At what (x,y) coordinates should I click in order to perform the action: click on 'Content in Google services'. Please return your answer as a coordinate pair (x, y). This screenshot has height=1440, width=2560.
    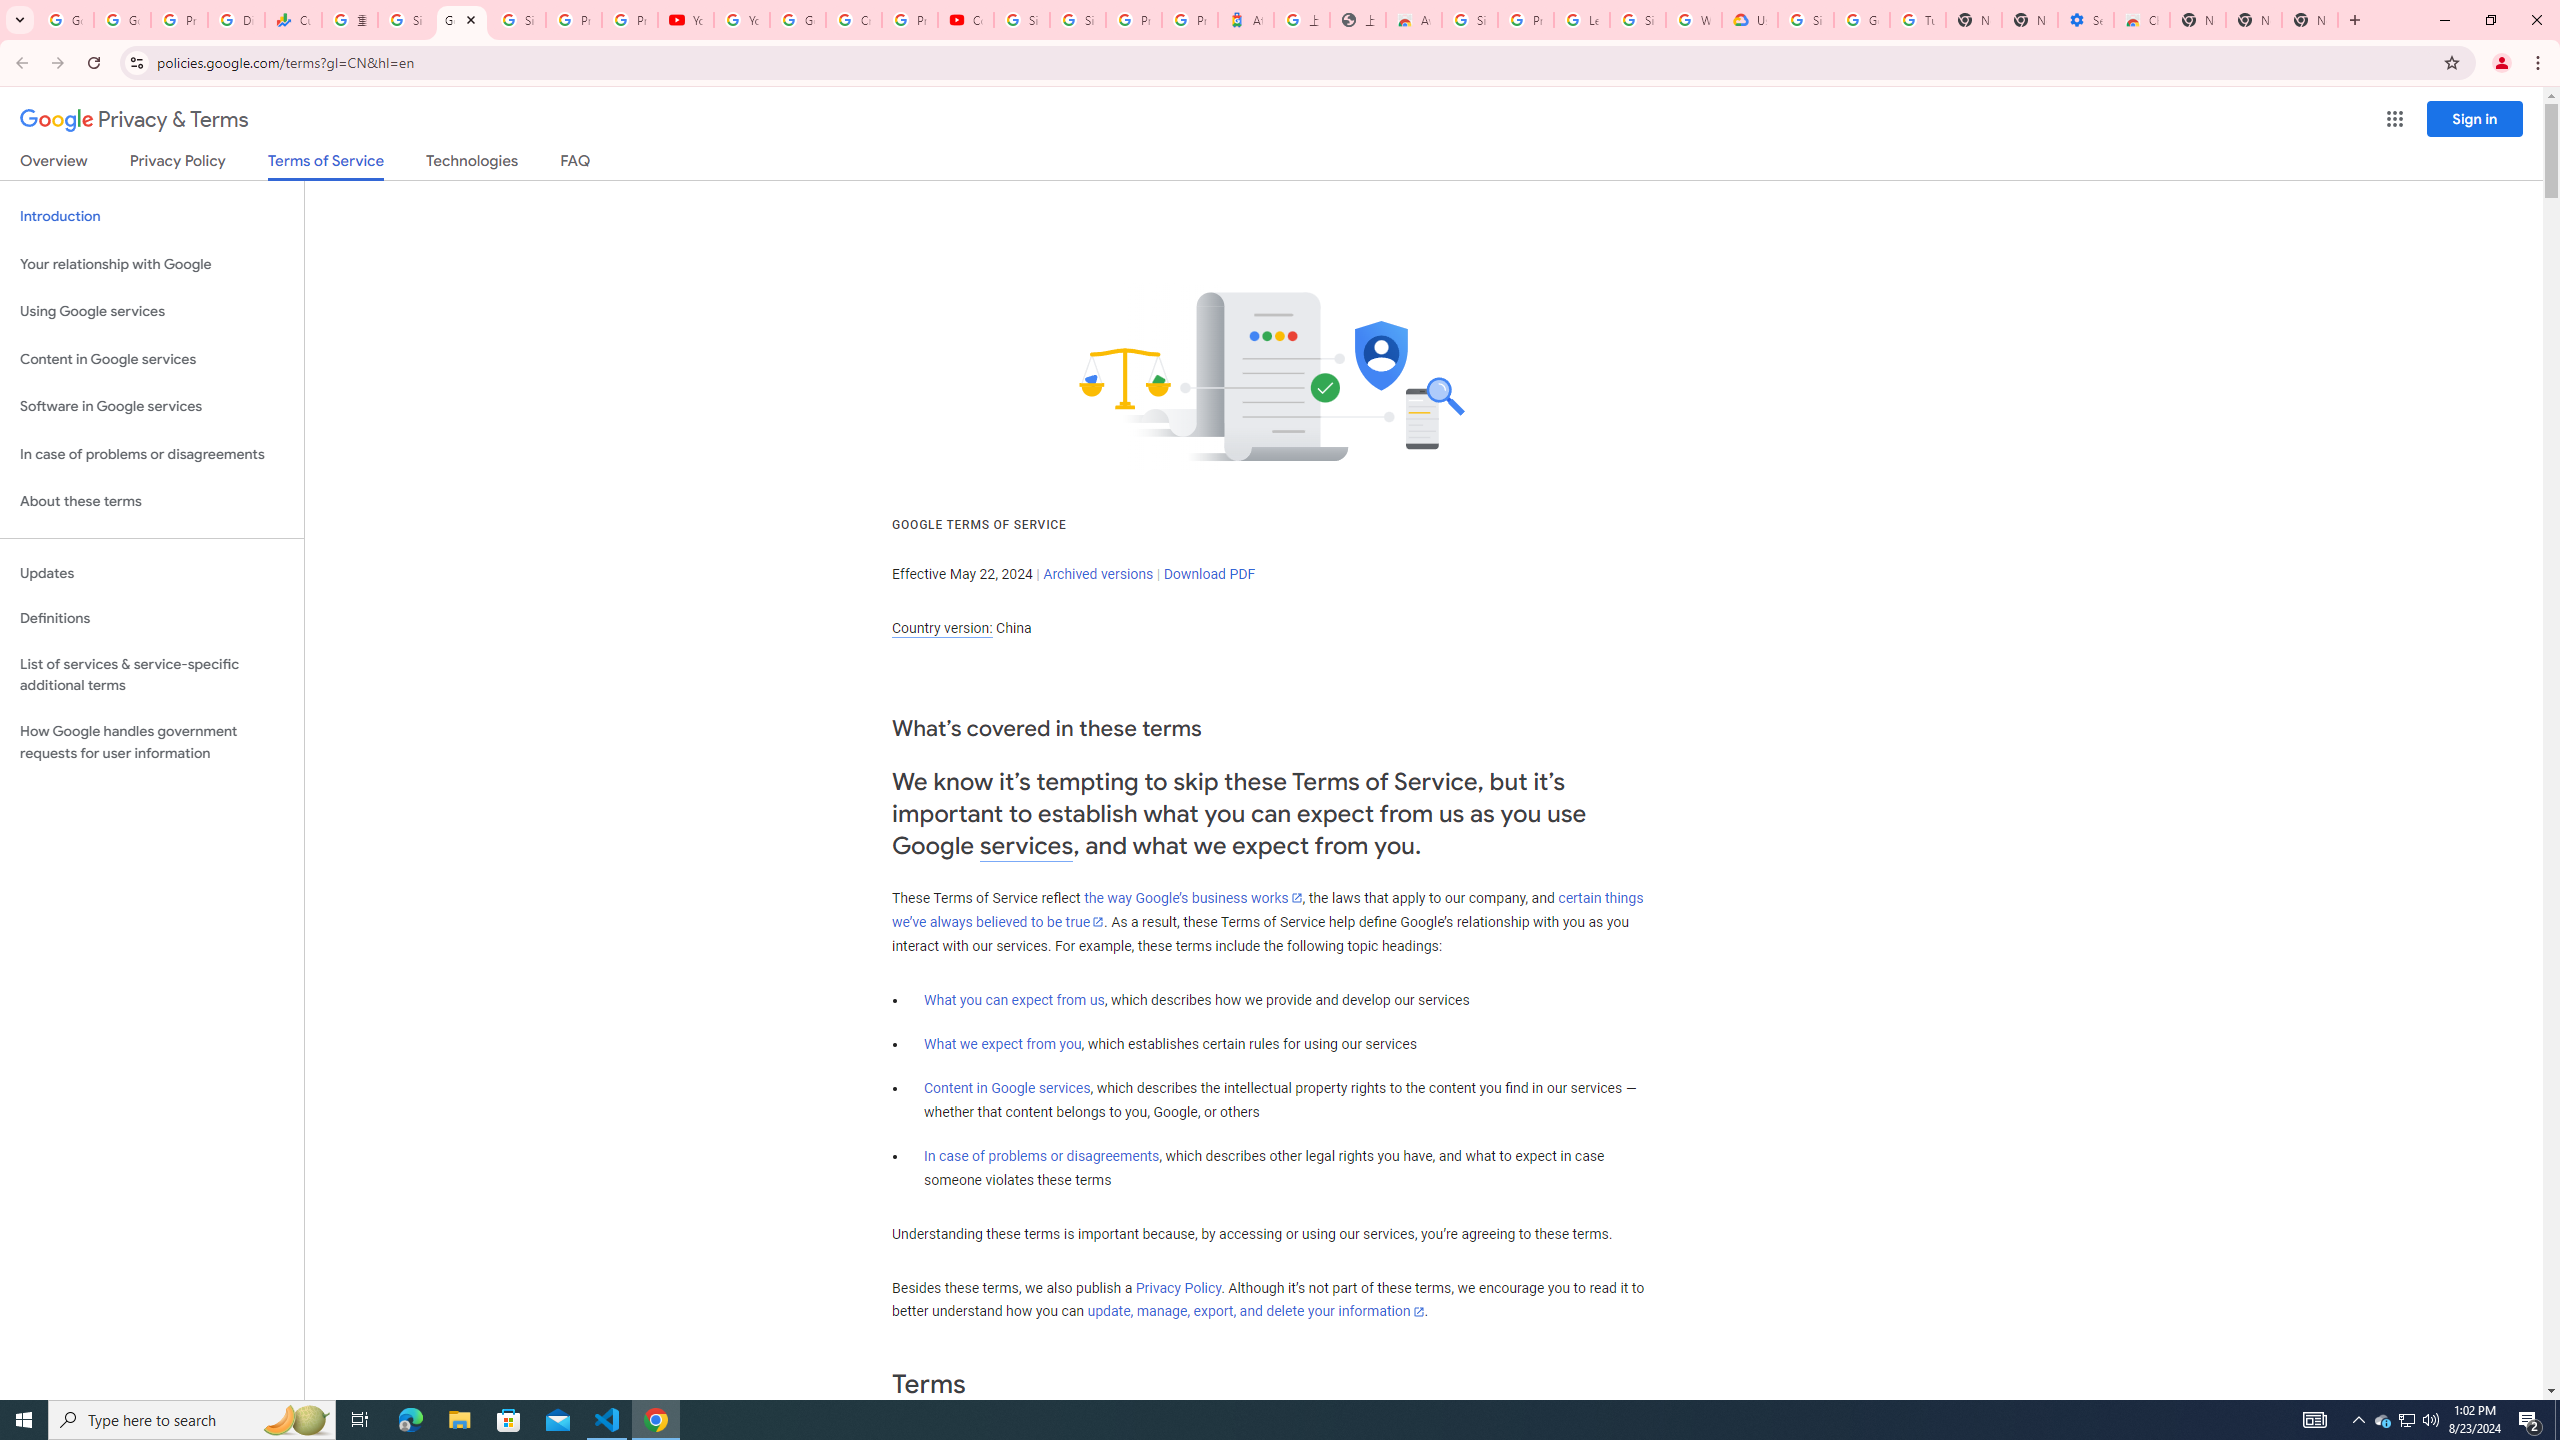
    Looking at the image, I should click on (1006, 1087).